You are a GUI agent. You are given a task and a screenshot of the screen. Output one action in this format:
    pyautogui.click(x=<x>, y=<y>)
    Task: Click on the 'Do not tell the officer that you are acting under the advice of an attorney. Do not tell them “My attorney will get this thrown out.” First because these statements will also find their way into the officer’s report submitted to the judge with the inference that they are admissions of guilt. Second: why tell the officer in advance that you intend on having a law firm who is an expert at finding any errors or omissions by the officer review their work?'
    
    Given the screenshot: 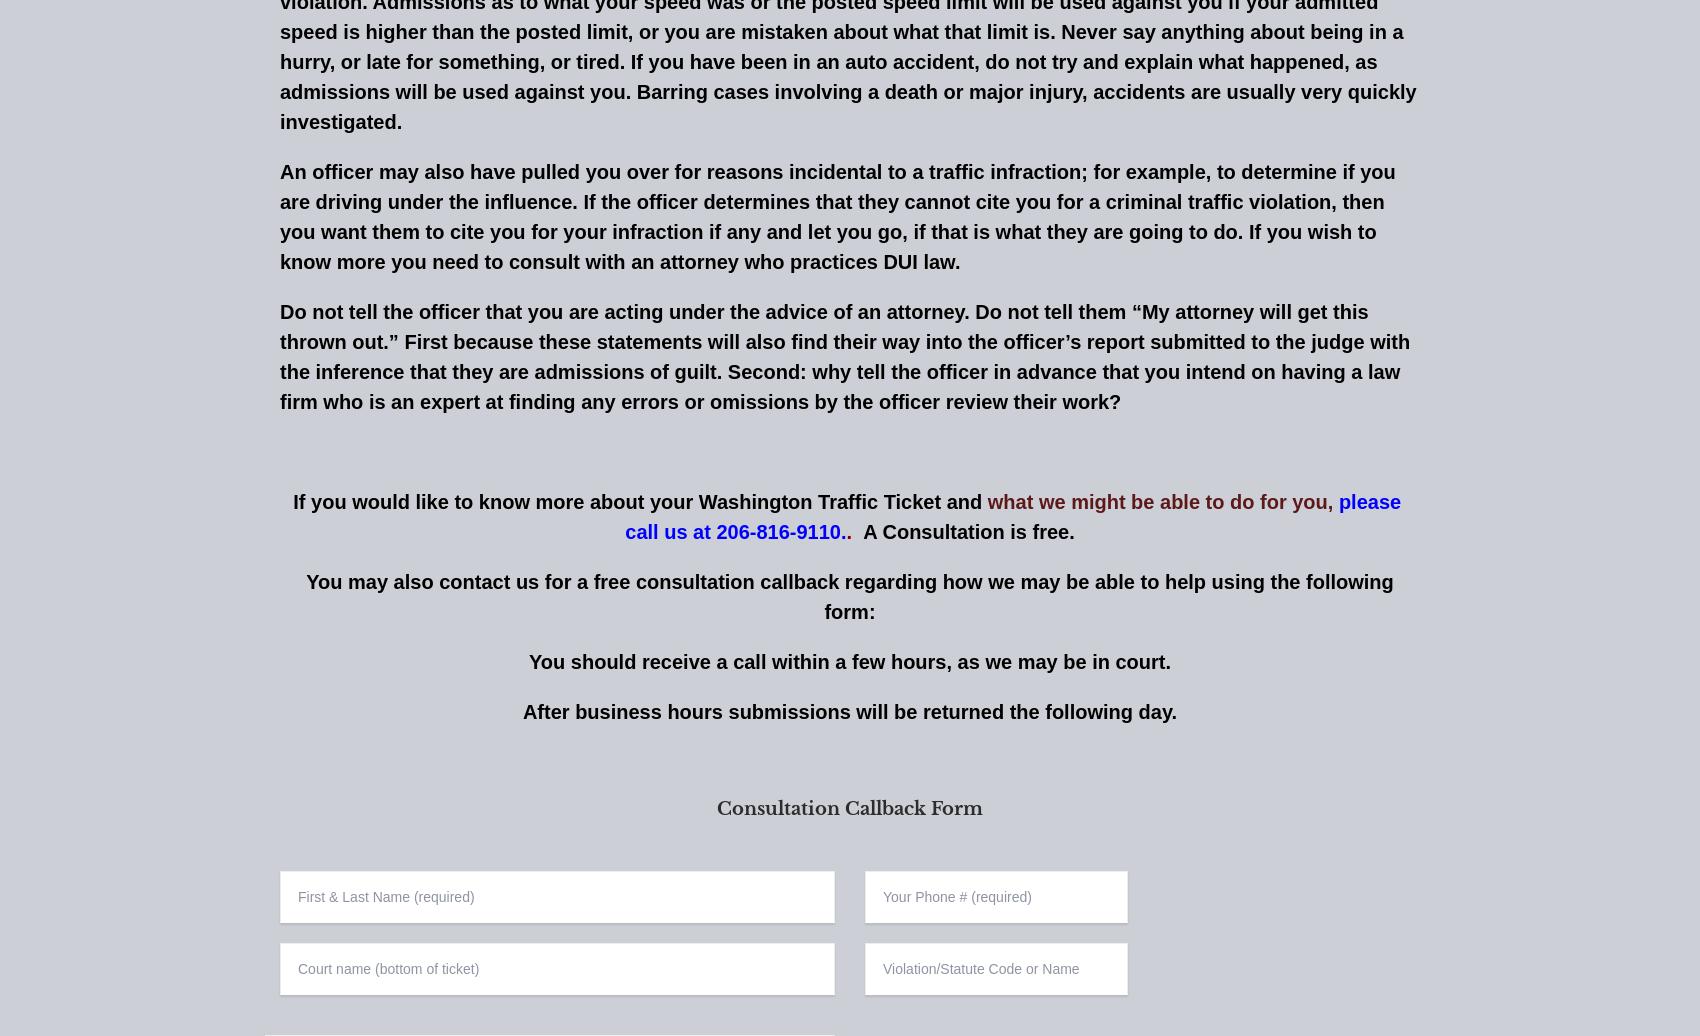 What is the action you would take?
    pyautogui.click(x=844, y=355)
    